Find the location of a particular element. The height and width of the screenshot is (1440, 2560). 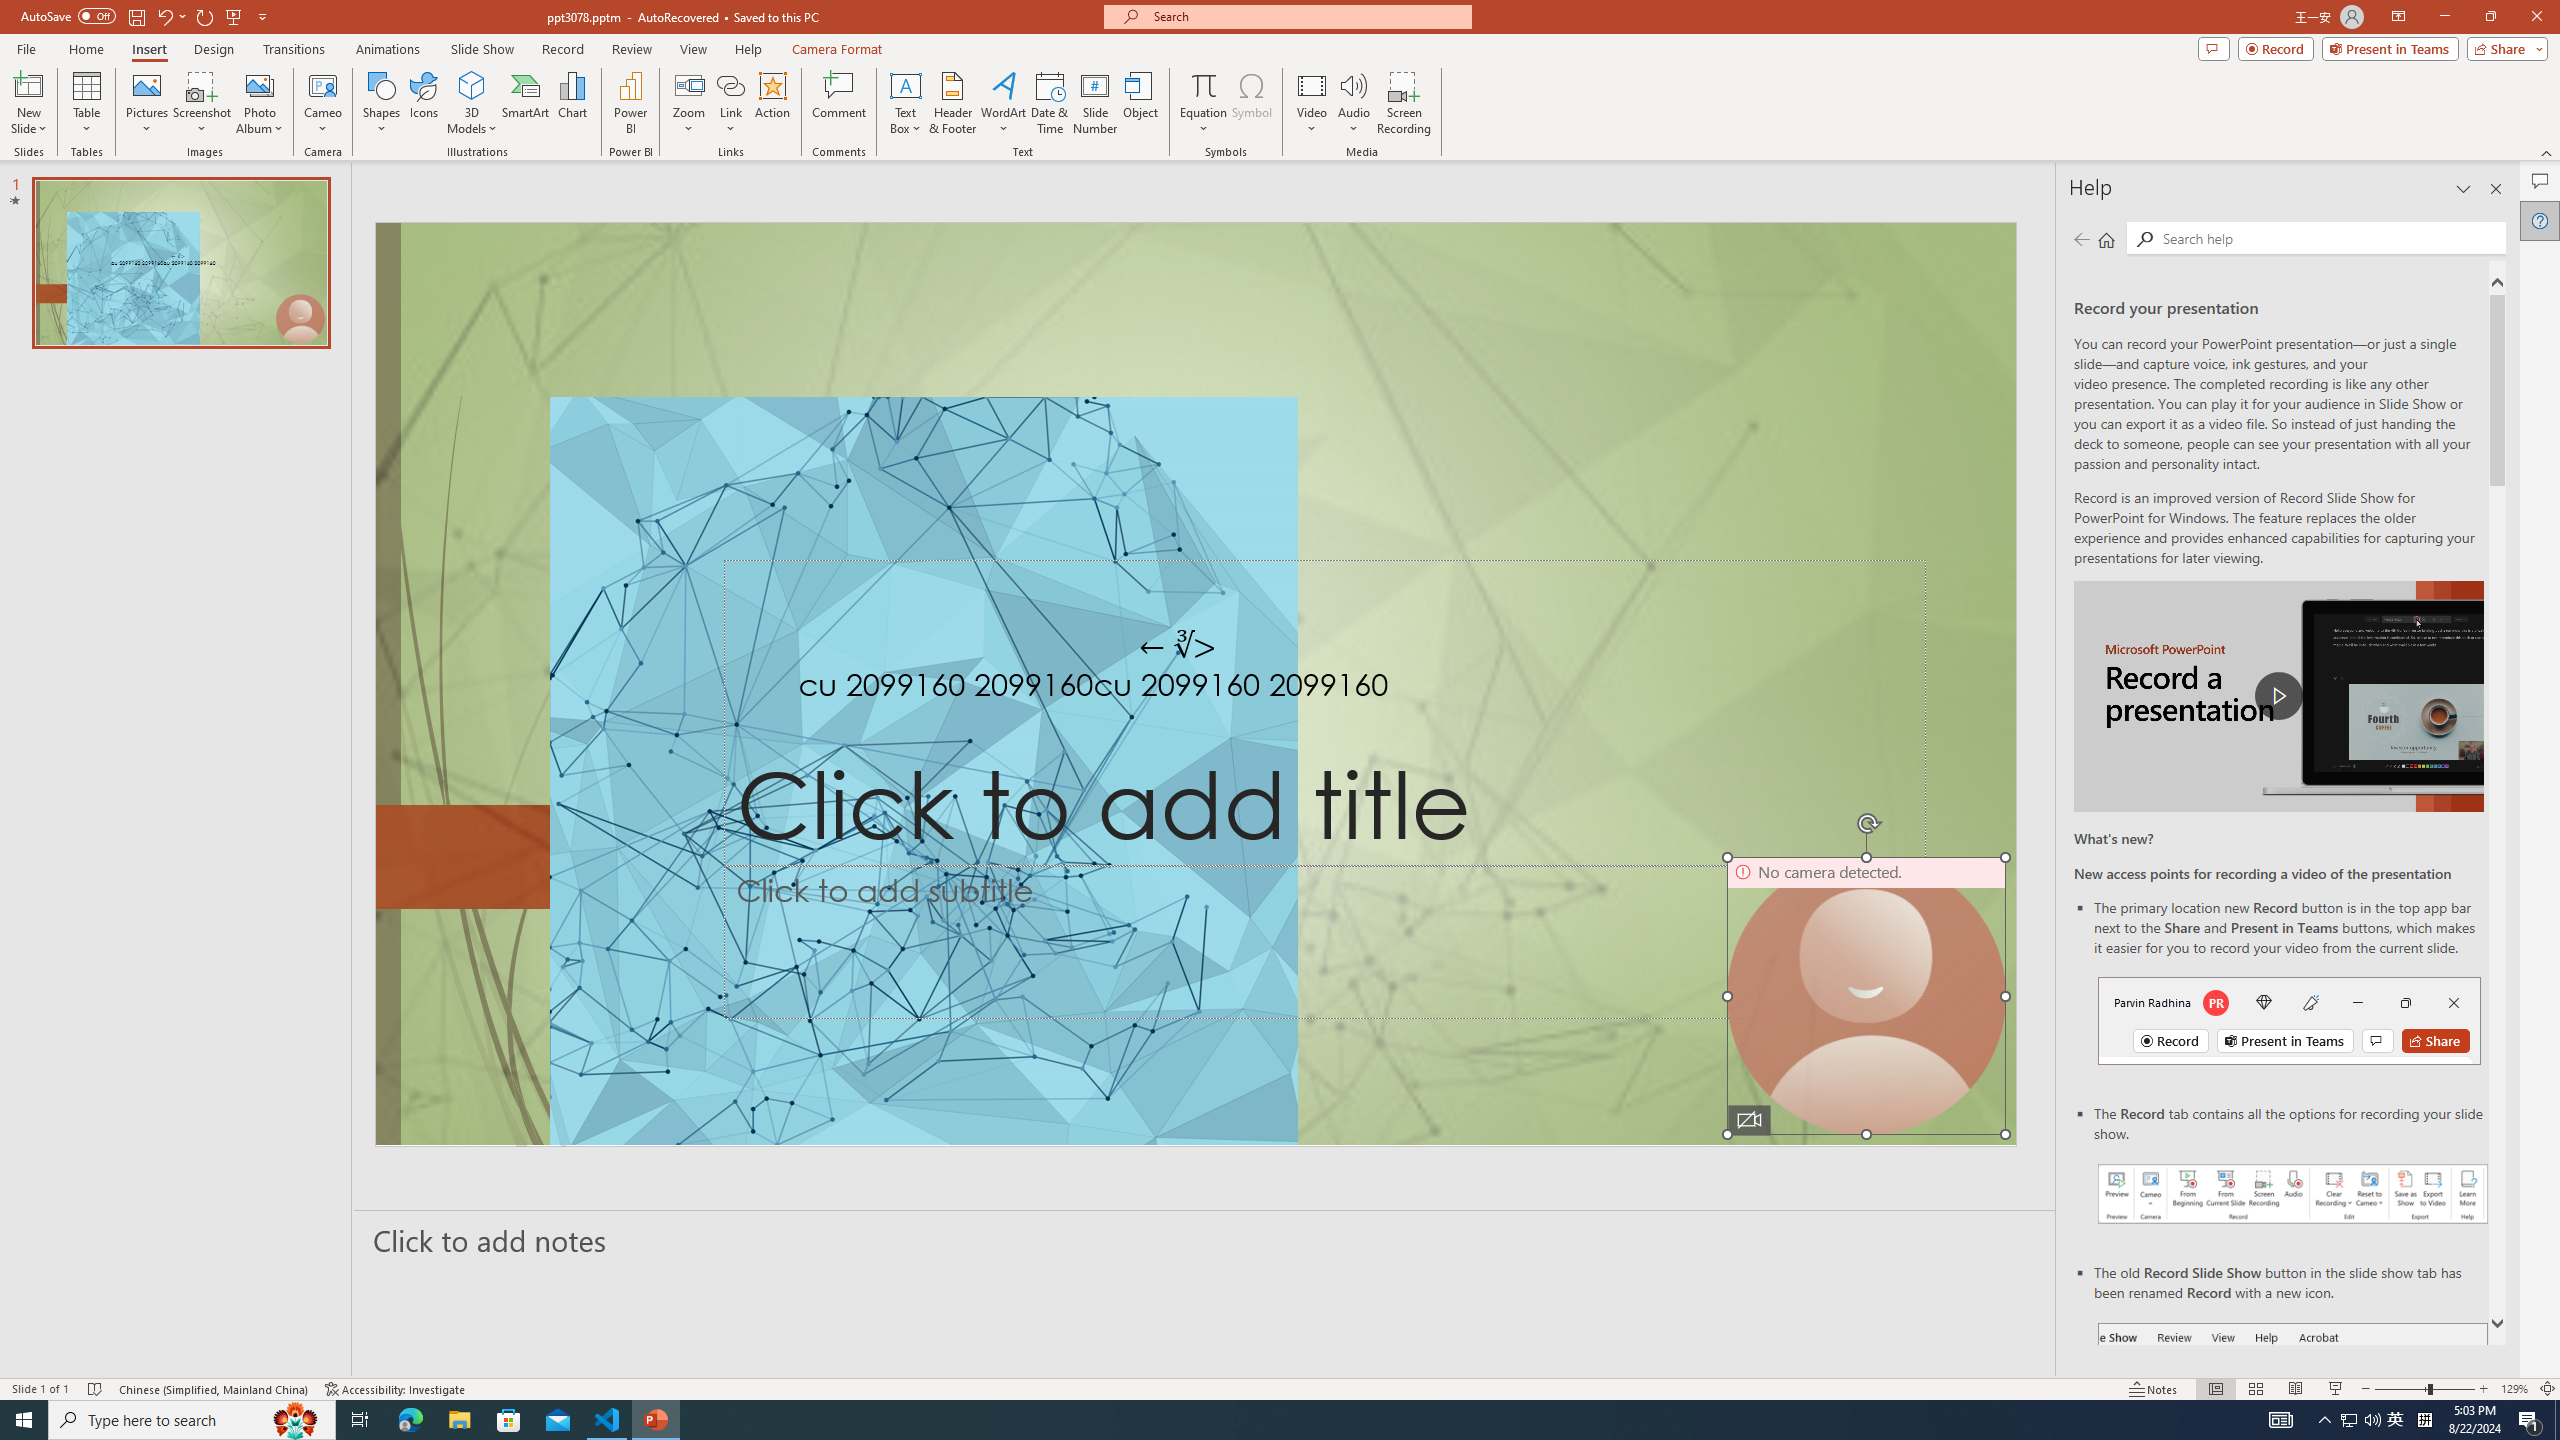

'Power BI' is located at coordinates (631, 103).